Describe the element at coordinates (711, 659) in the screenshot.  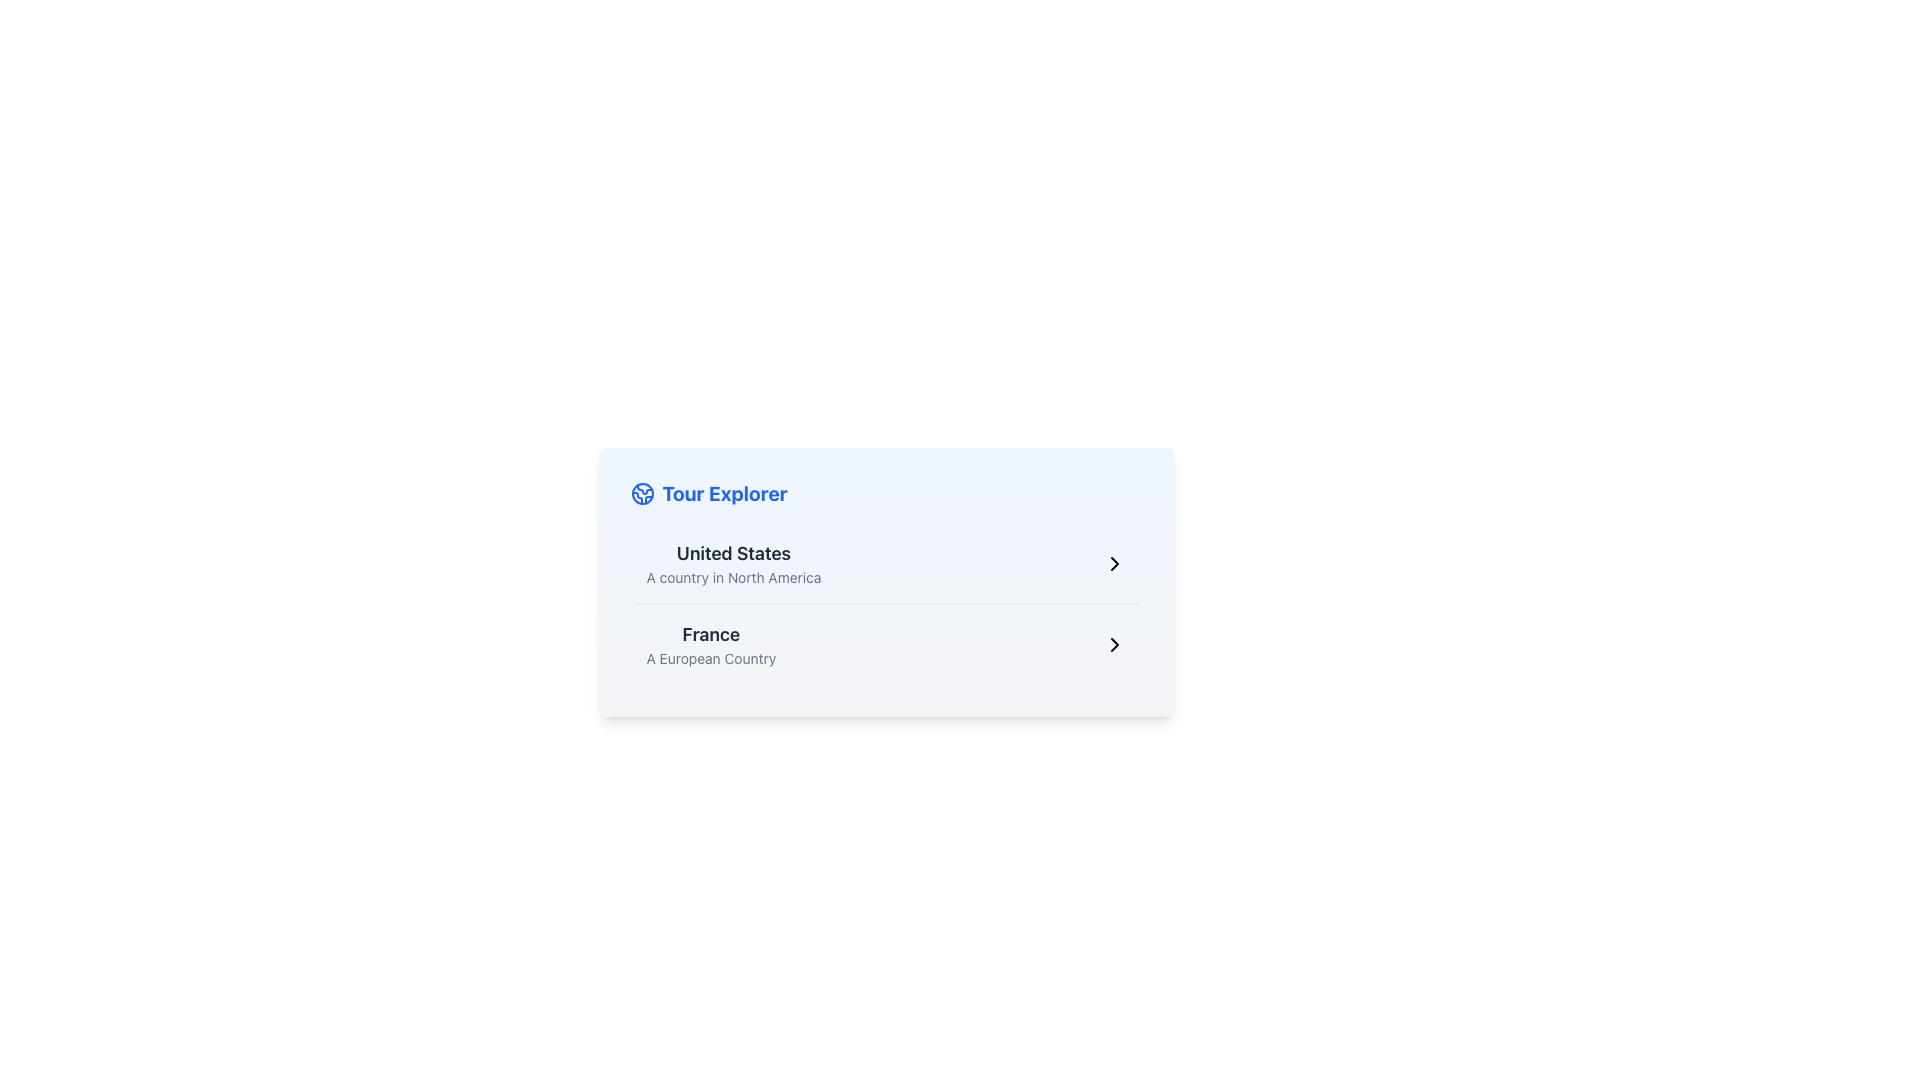
I see `the static text label providing additional information about the title 'France', located below the title in a vertical layout` at that location.